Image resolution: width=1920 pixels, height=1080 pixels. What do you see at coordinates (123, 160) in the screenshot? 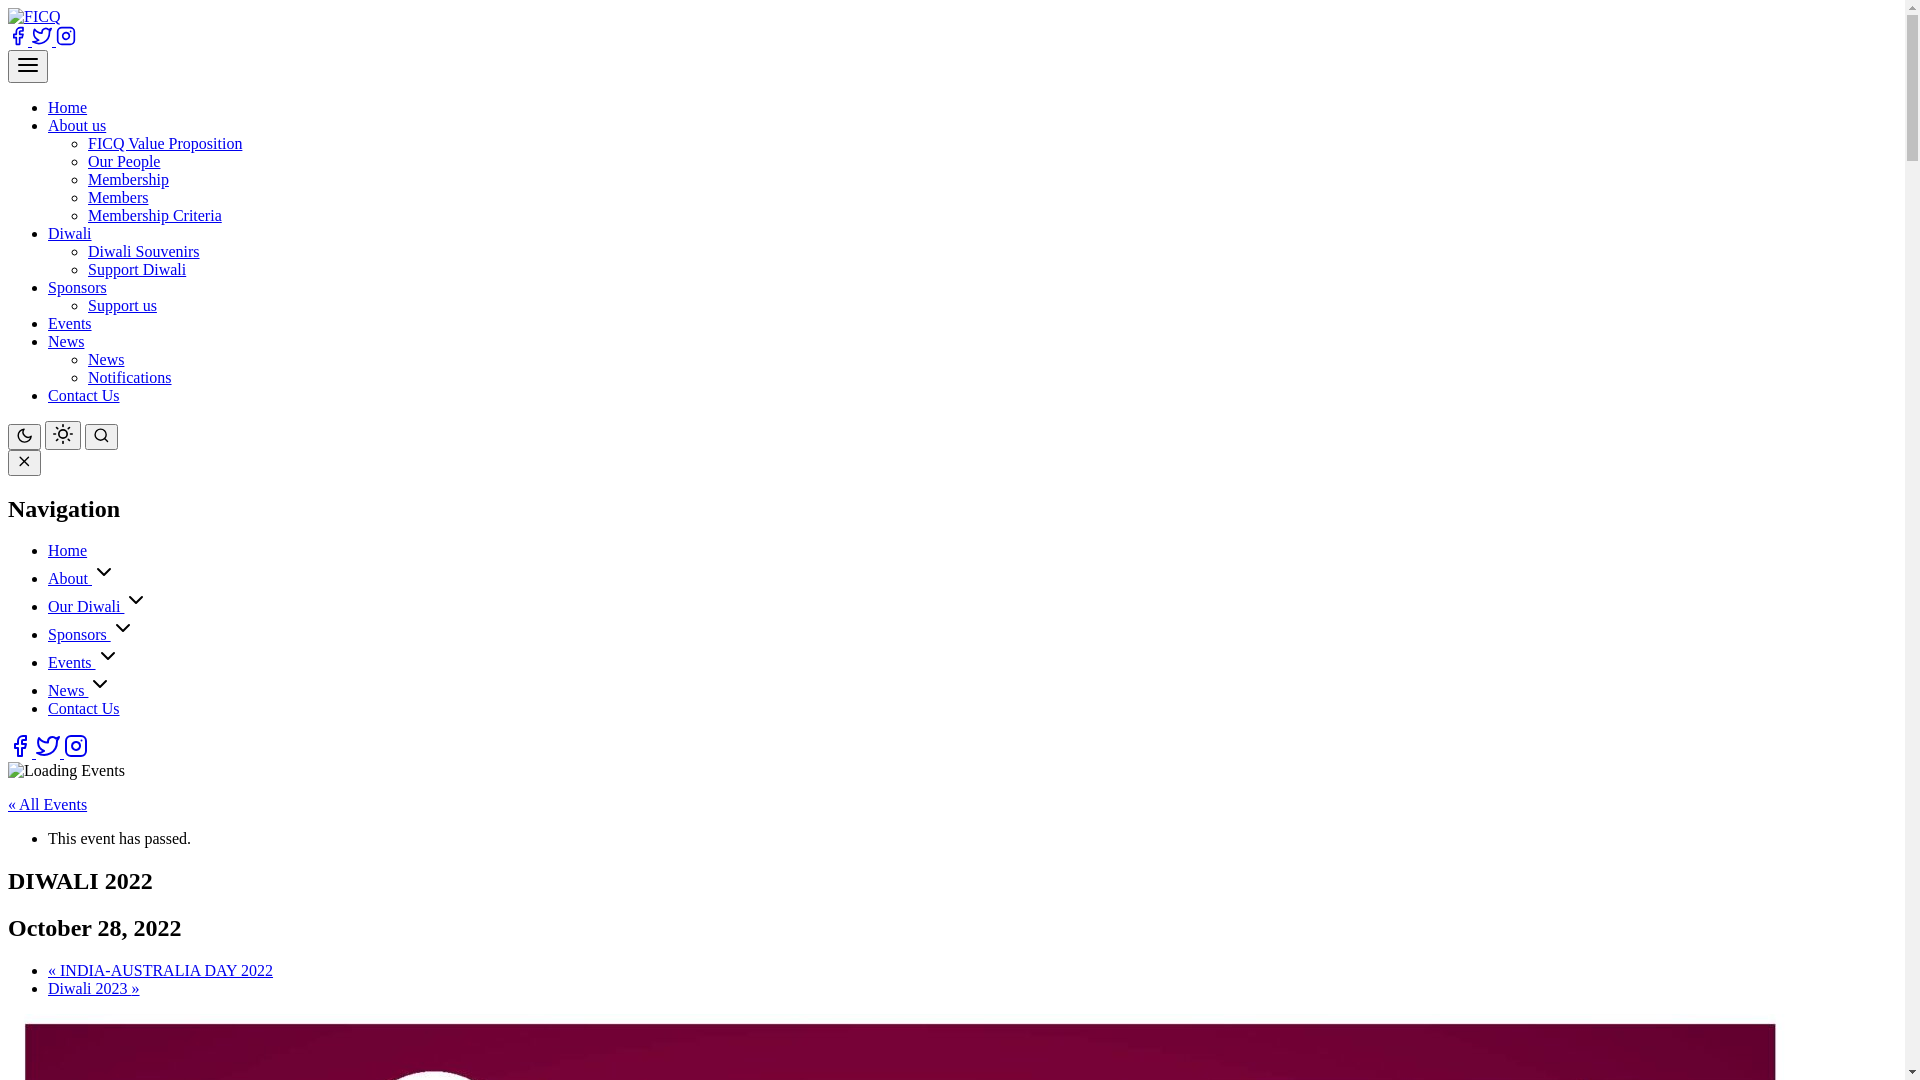
I see `'Our People'` at bounding box center [123, 160].